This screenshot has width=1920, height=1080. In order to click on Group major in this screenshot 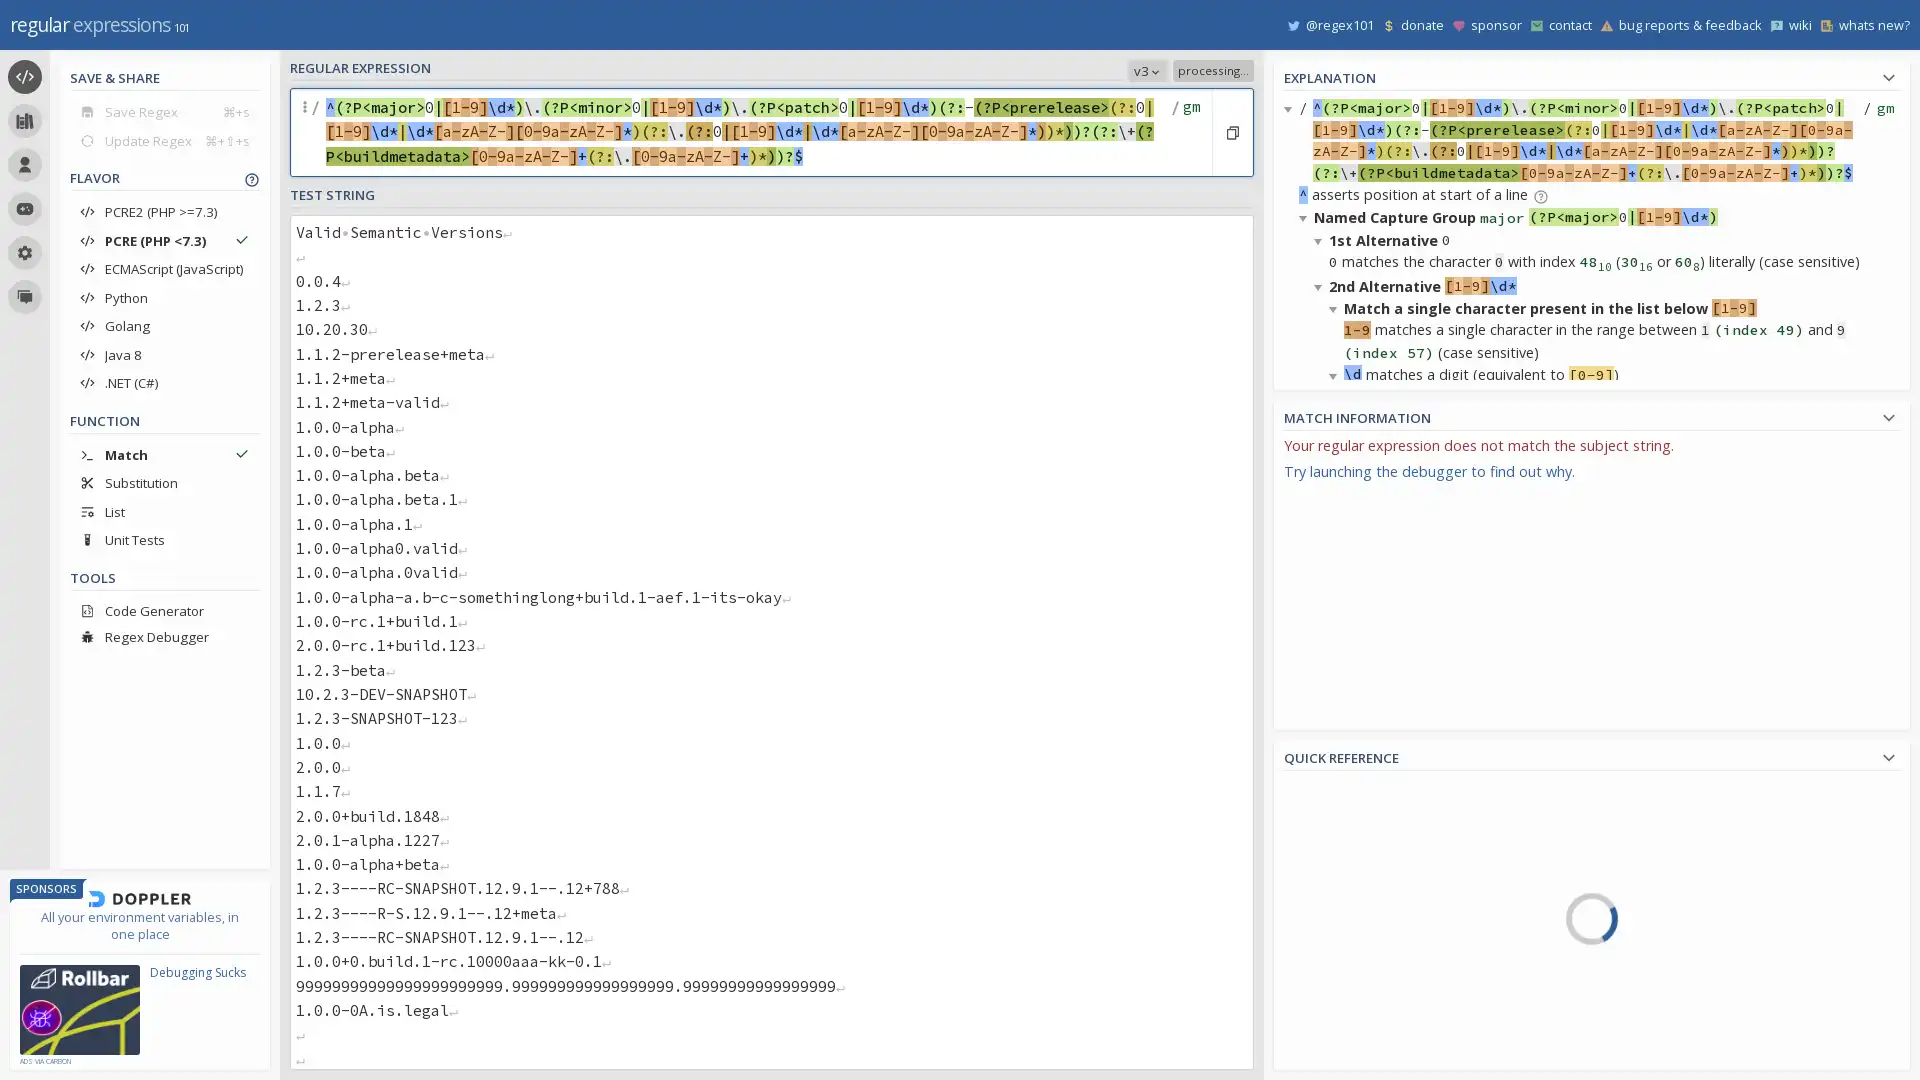, I will do `click(1337, 659)`.